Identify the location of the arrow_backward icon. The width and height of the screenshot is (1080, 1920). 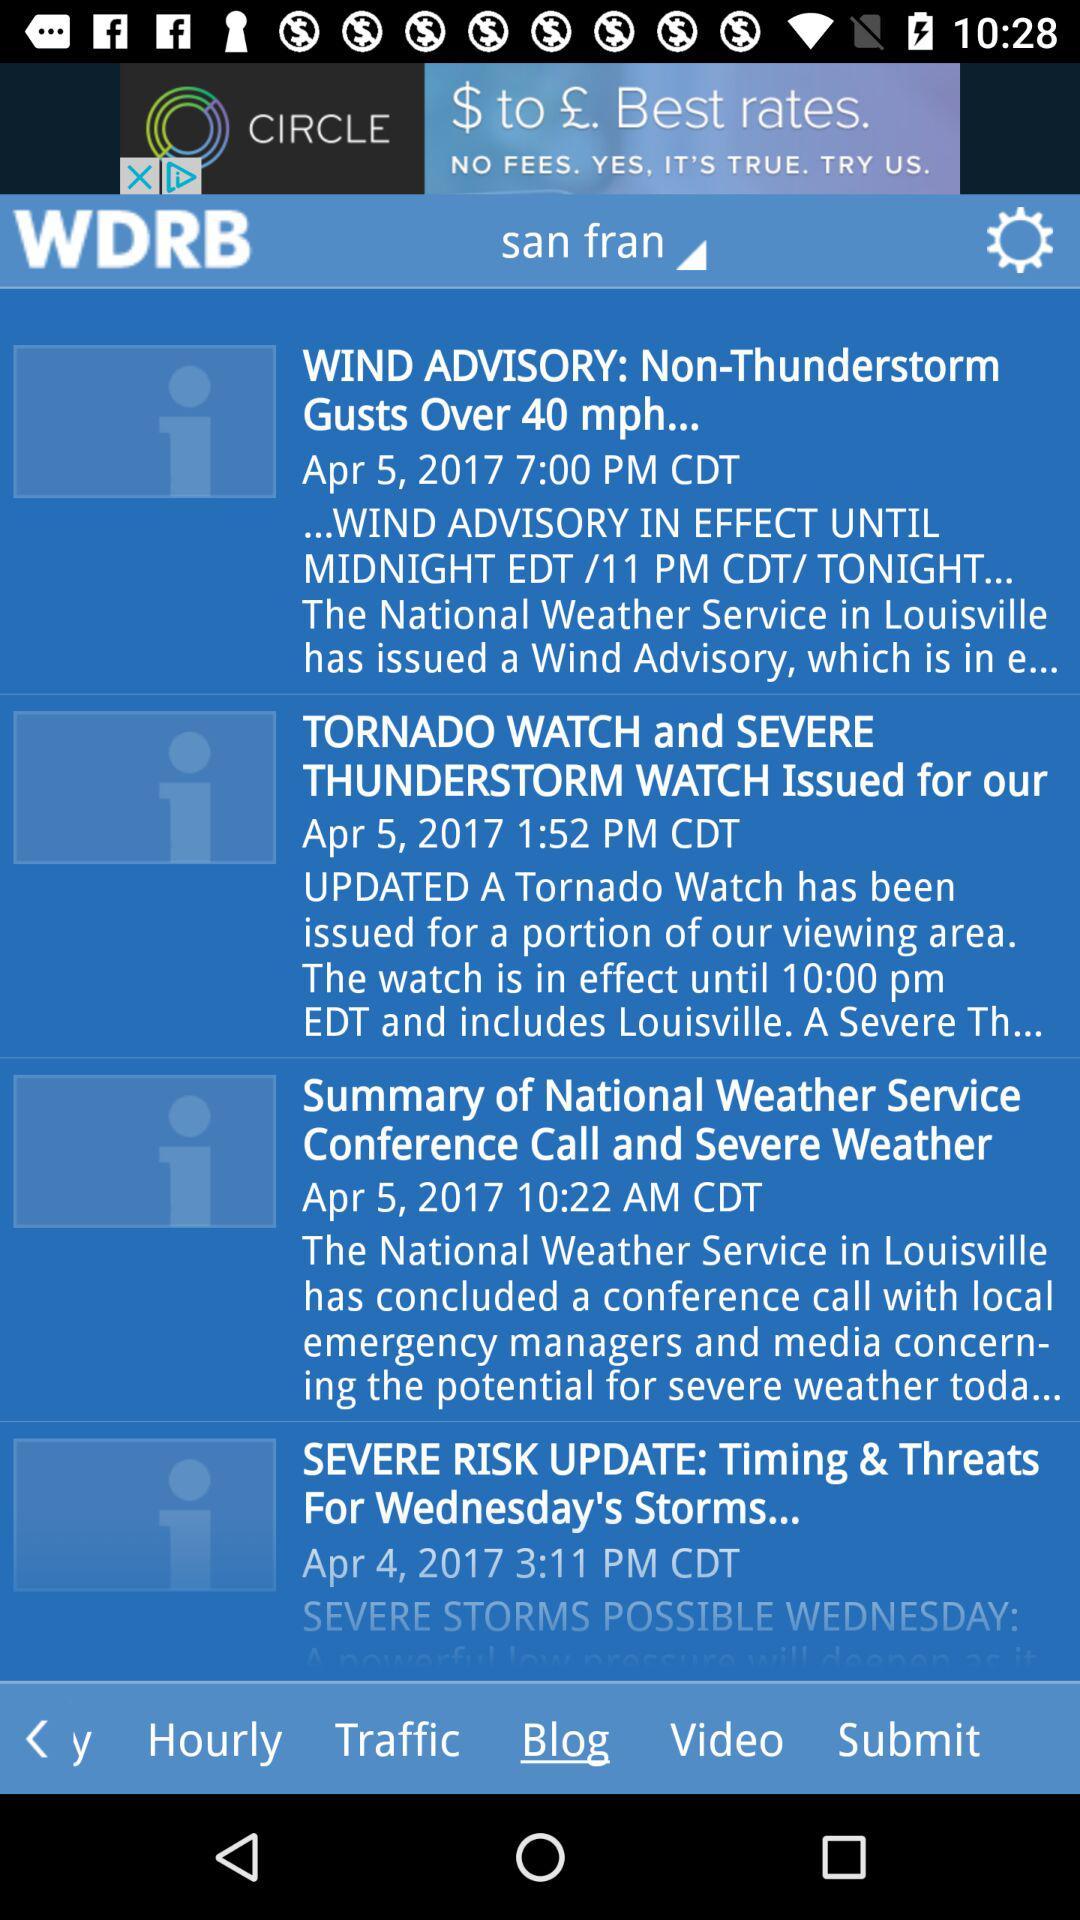
(36, 1737).